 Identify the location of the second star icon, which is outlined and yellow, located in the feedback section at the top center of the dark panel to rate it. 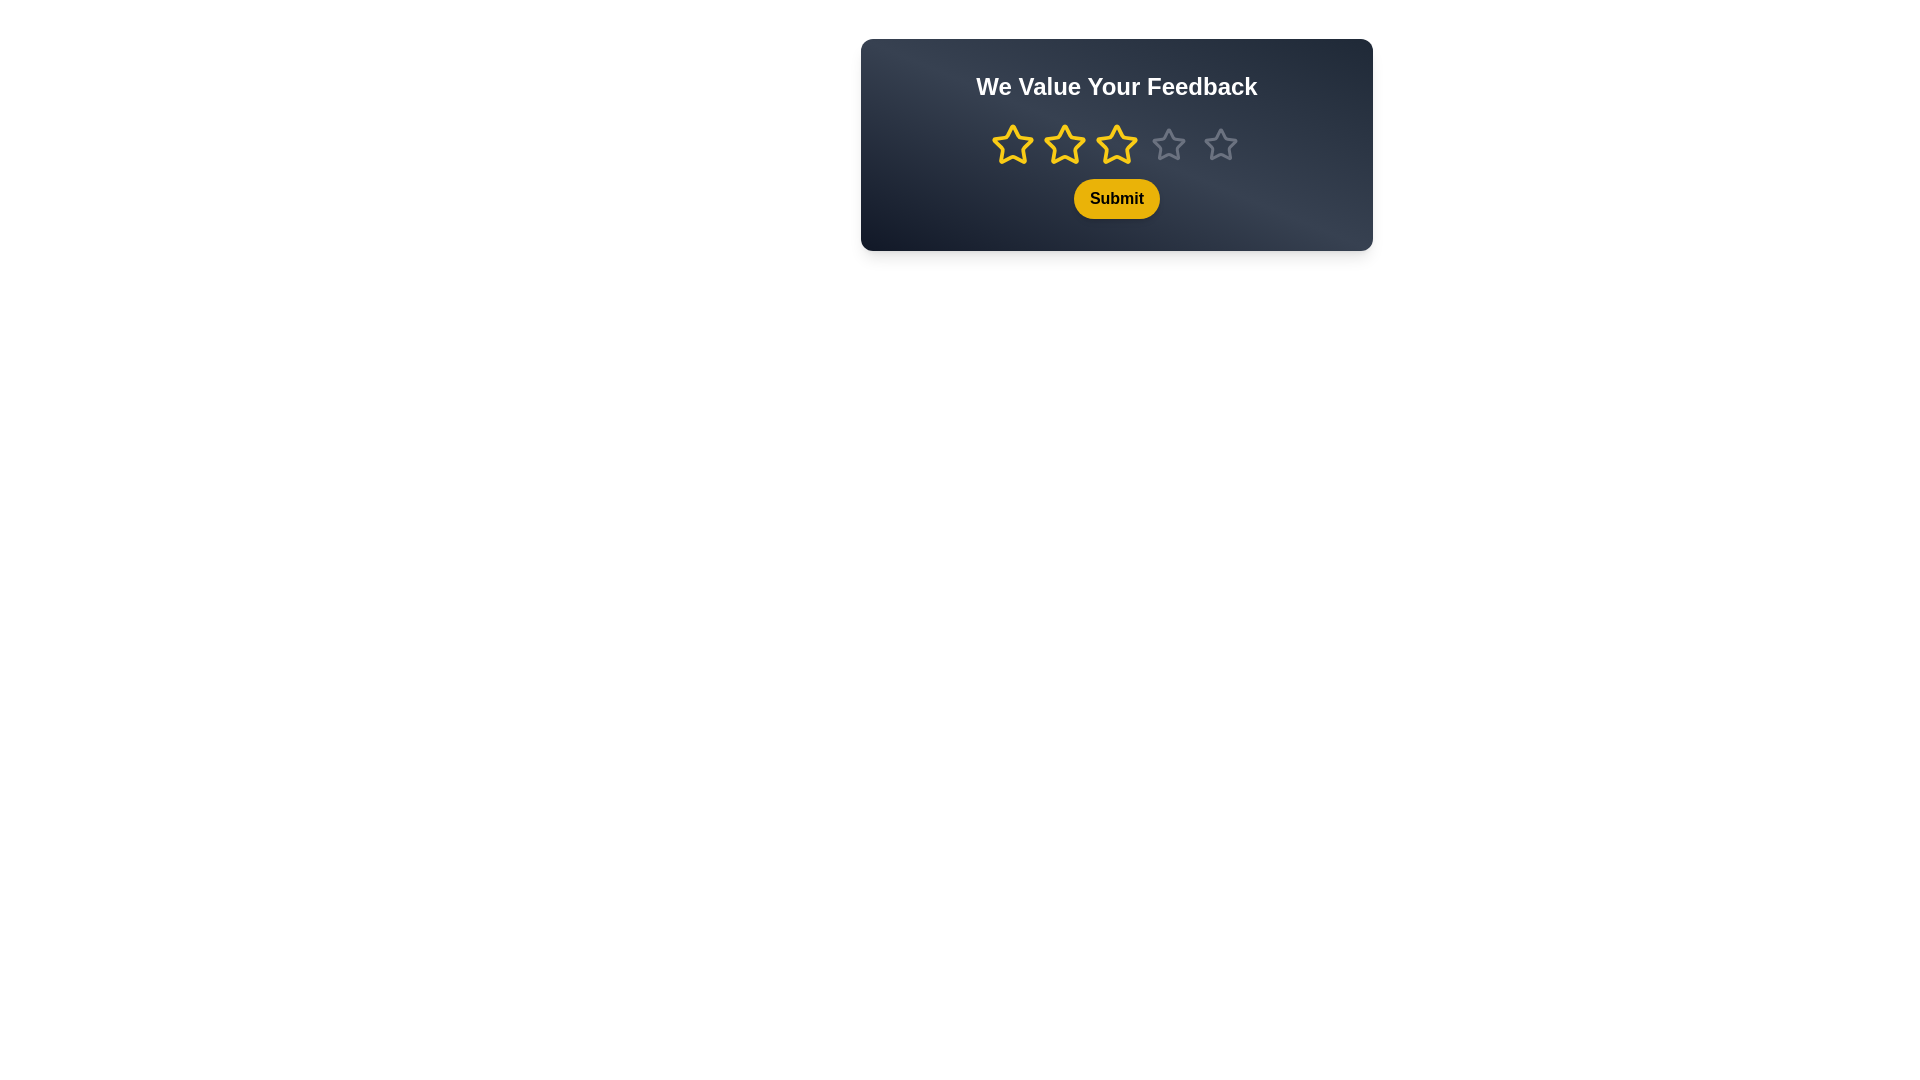
(1064, 144).